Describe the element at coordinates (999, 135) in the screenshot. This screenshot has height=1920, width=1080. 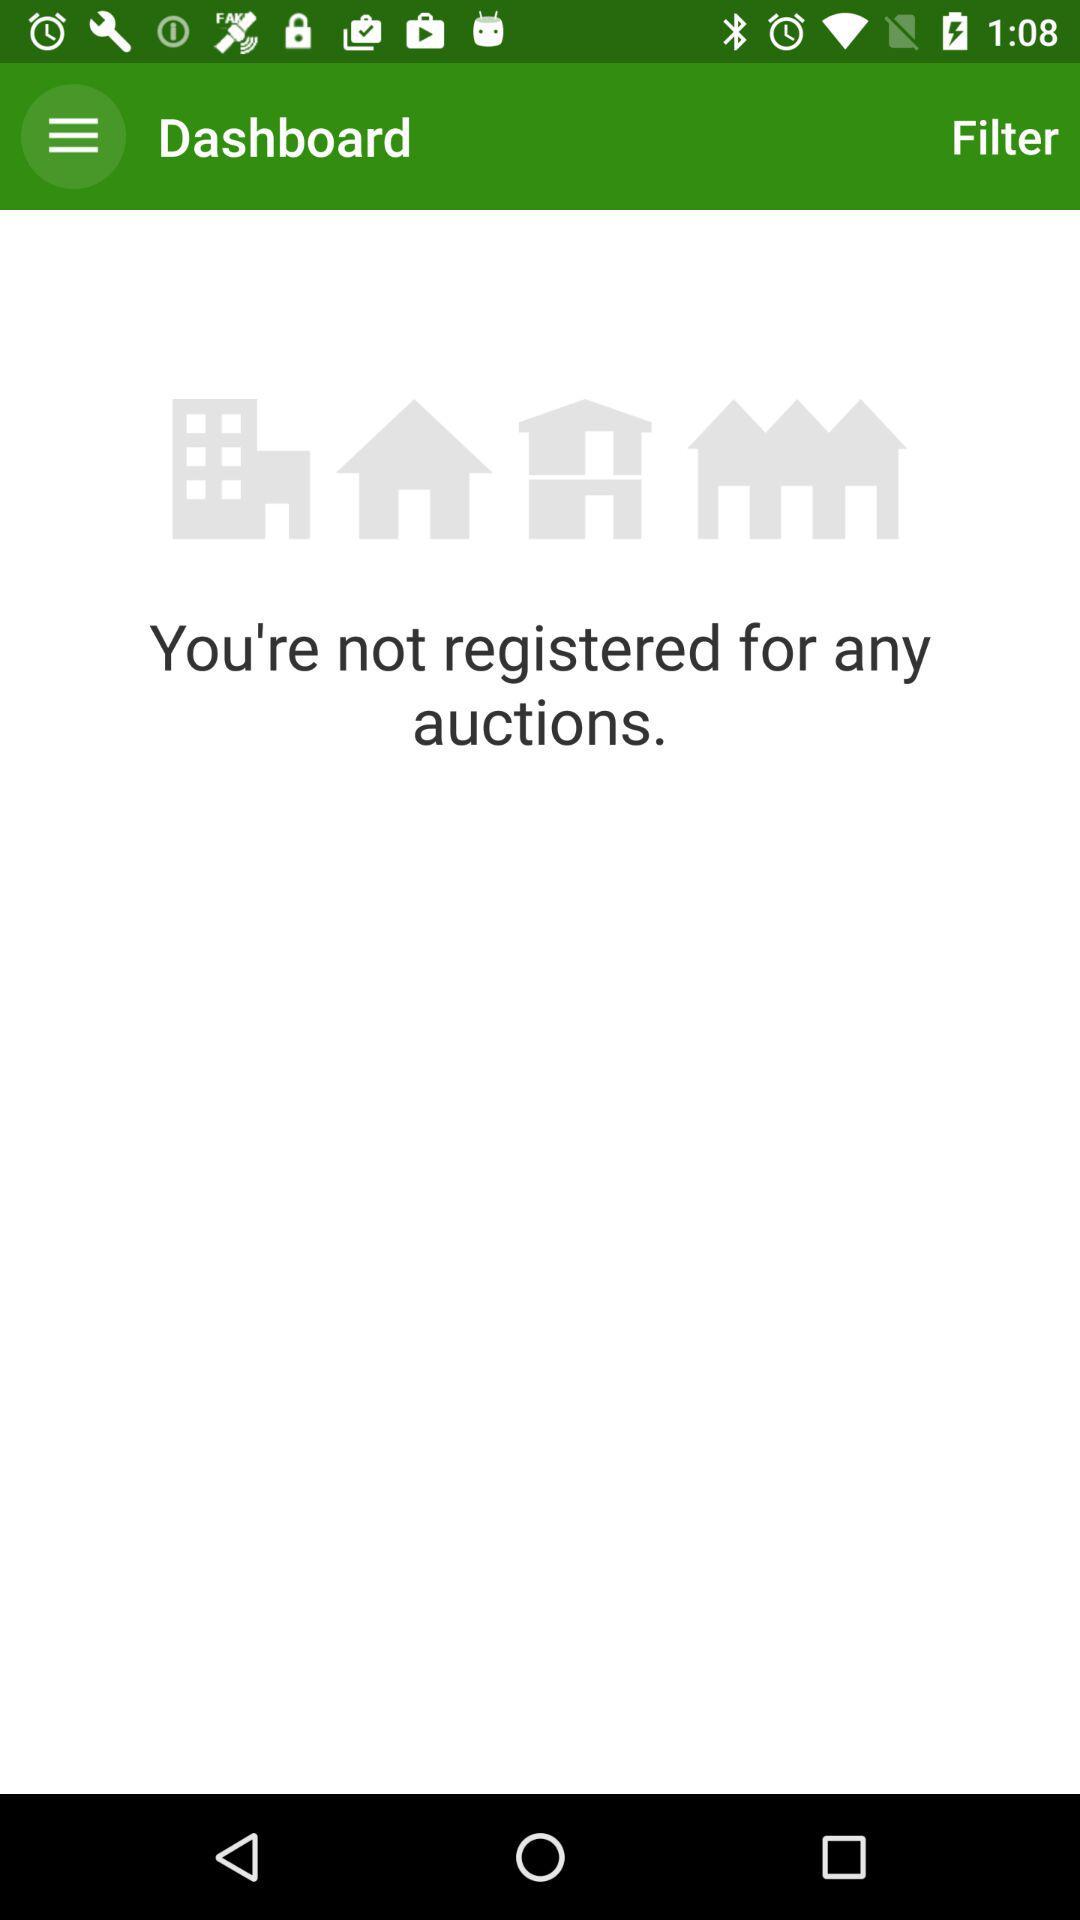
I see `filter` at that location.